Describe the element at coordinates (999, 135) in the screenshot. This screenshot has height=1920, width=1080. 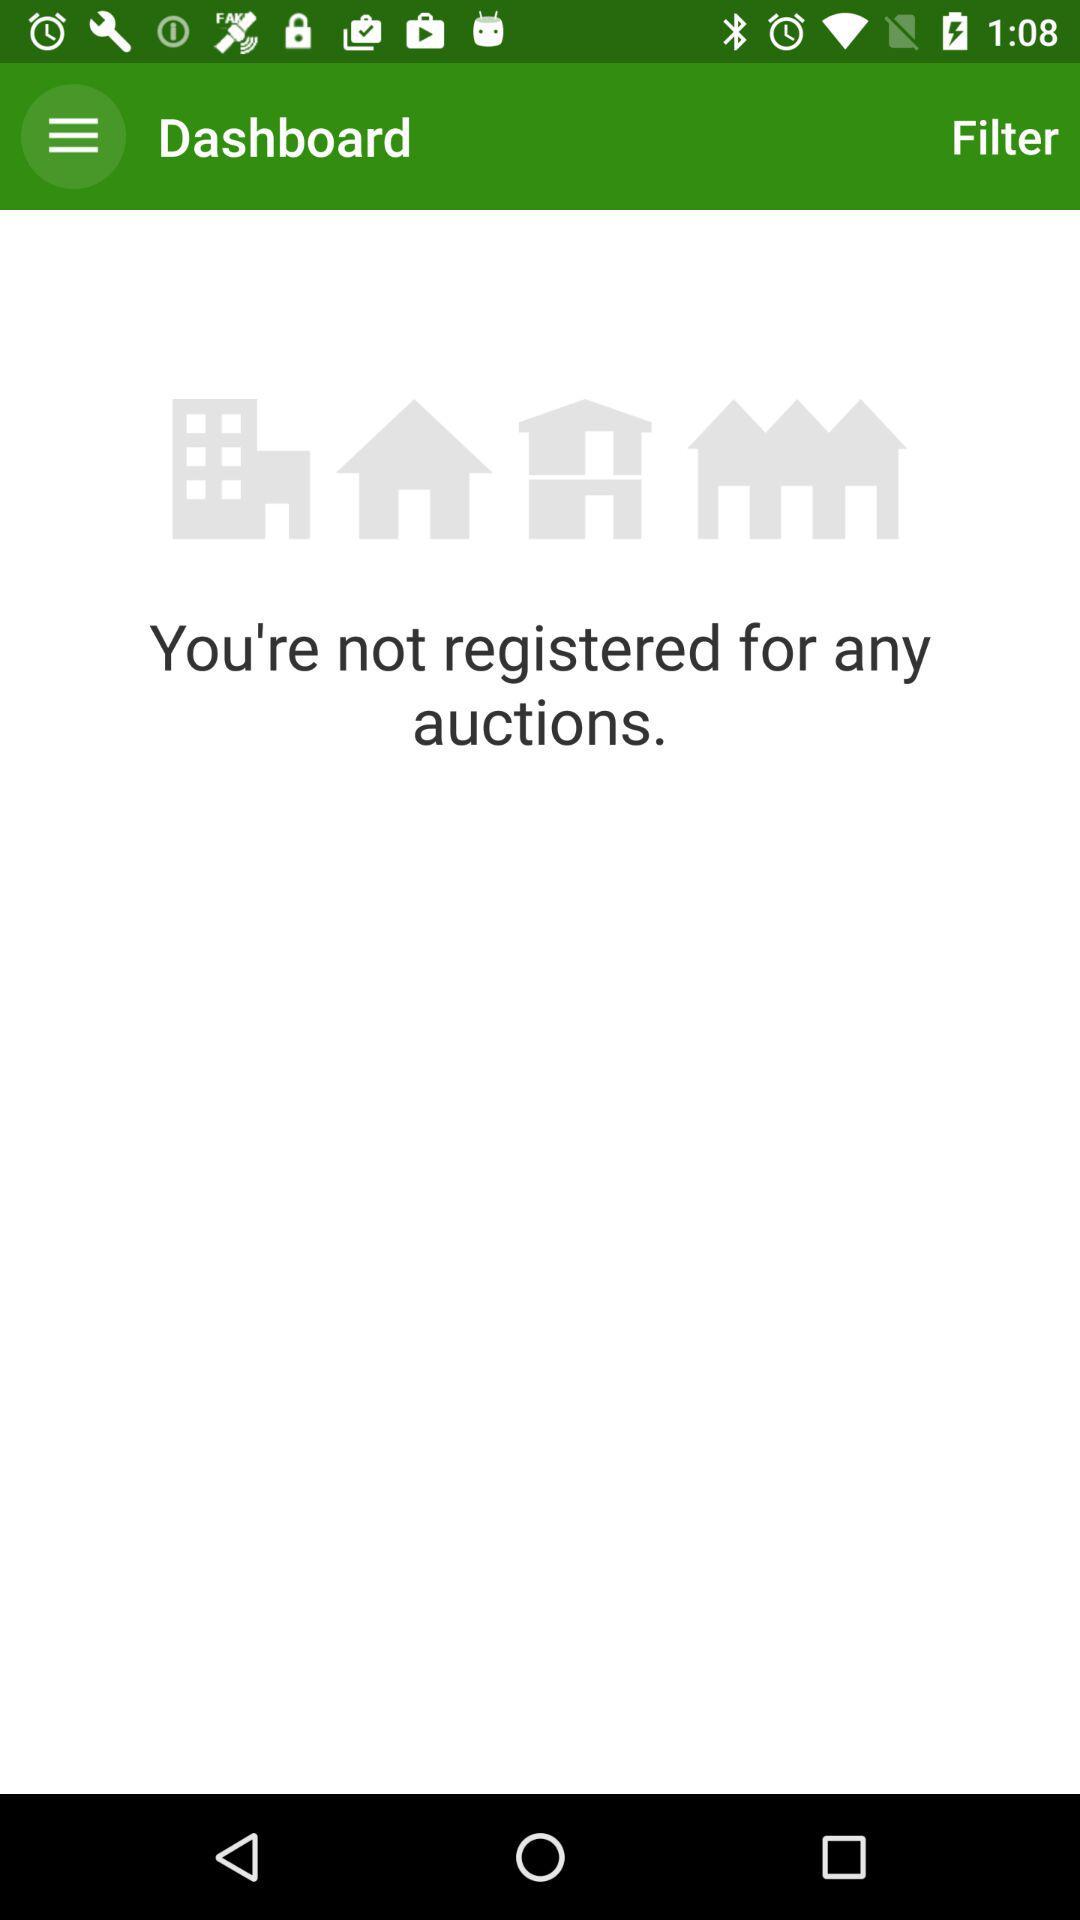
I see `filter` at that location.